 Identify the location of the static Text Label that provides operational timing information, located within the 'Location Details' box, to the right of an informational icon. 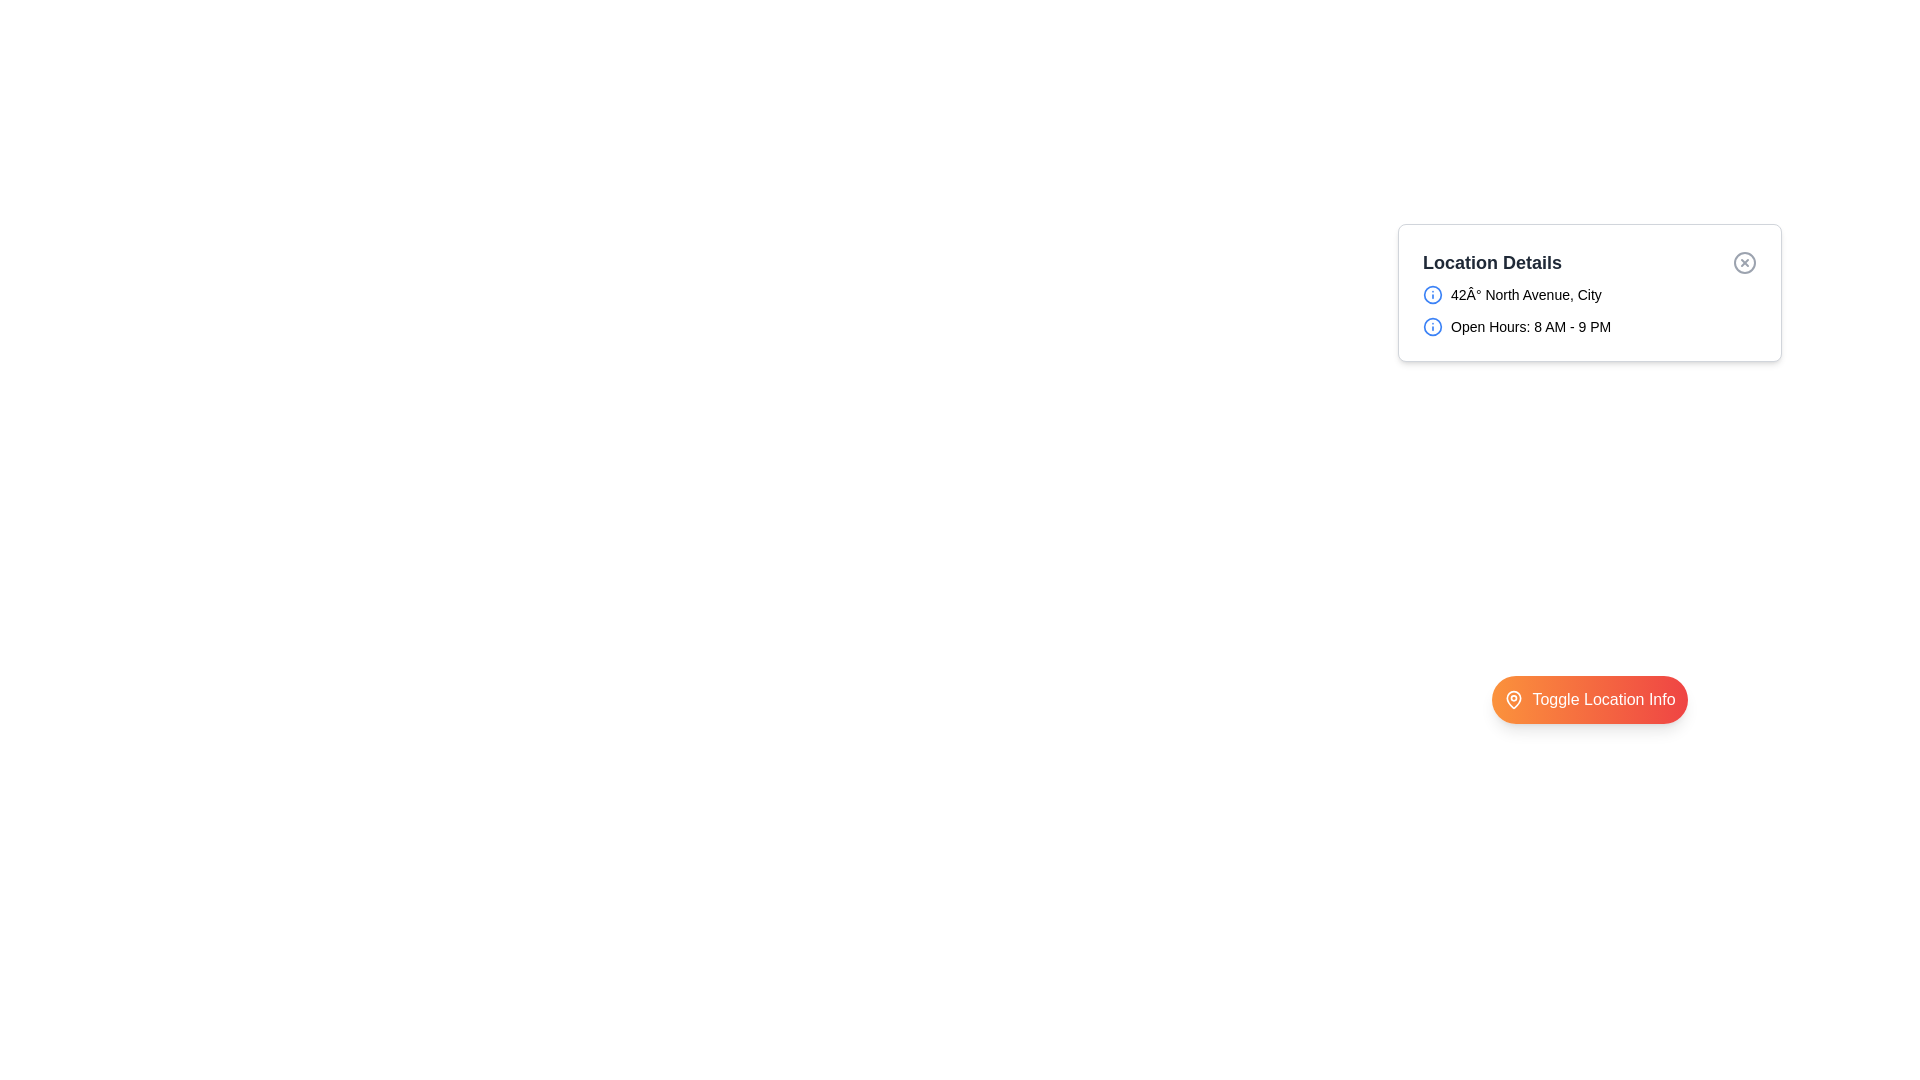
(1530, 326).